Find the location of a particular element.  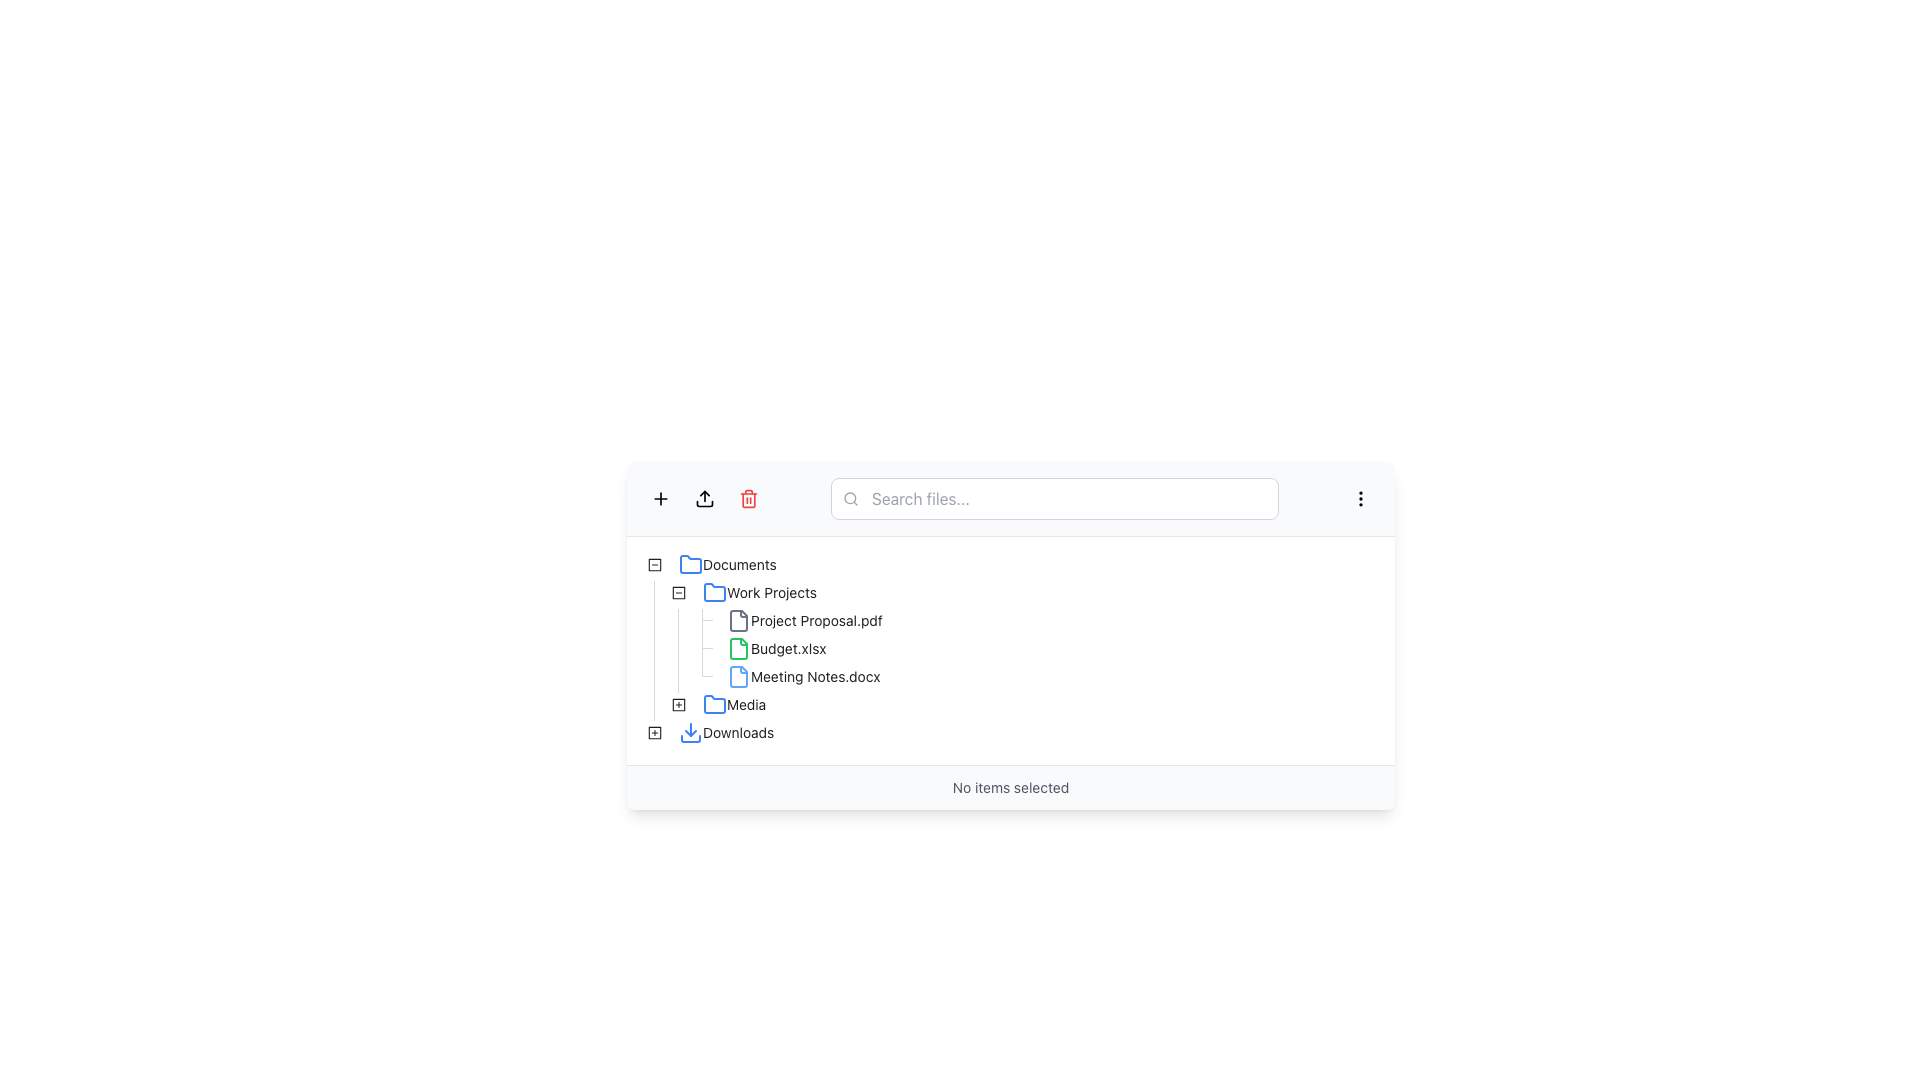

the indentation unit in the tree hierarchy, which is a small vertical rectangle under the 'Work Projects' folder, representing a level of indentation is located at coordinates (678, 620).